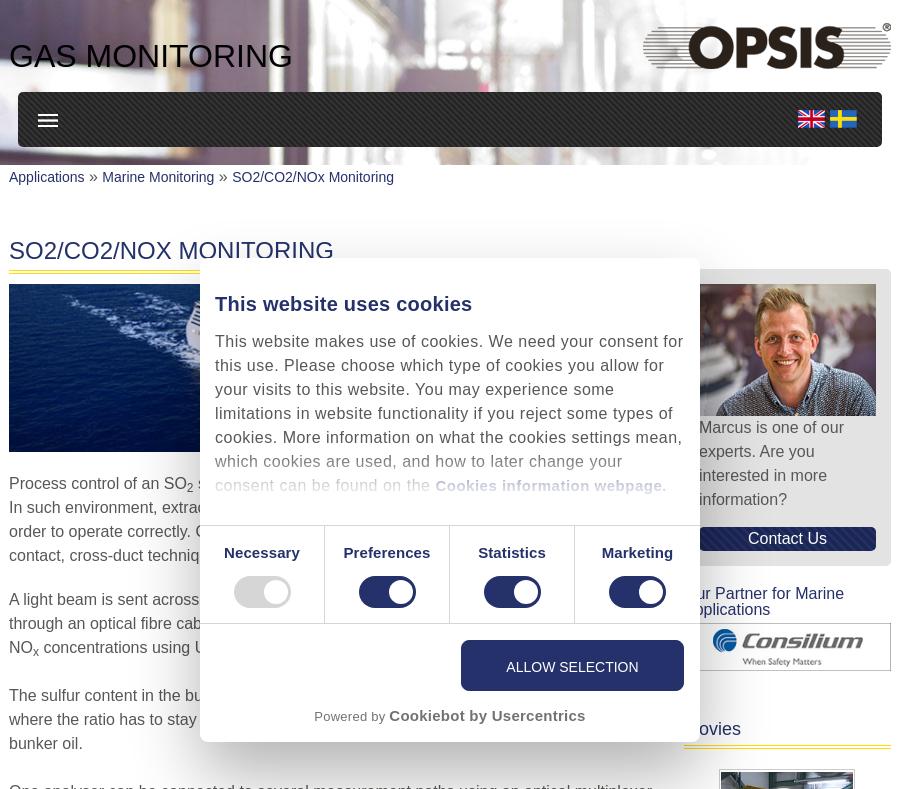 The height and width of the screenshot is (789, 900). I want to click on 'Cookiebot by Usercentrics', so click(485, 715).